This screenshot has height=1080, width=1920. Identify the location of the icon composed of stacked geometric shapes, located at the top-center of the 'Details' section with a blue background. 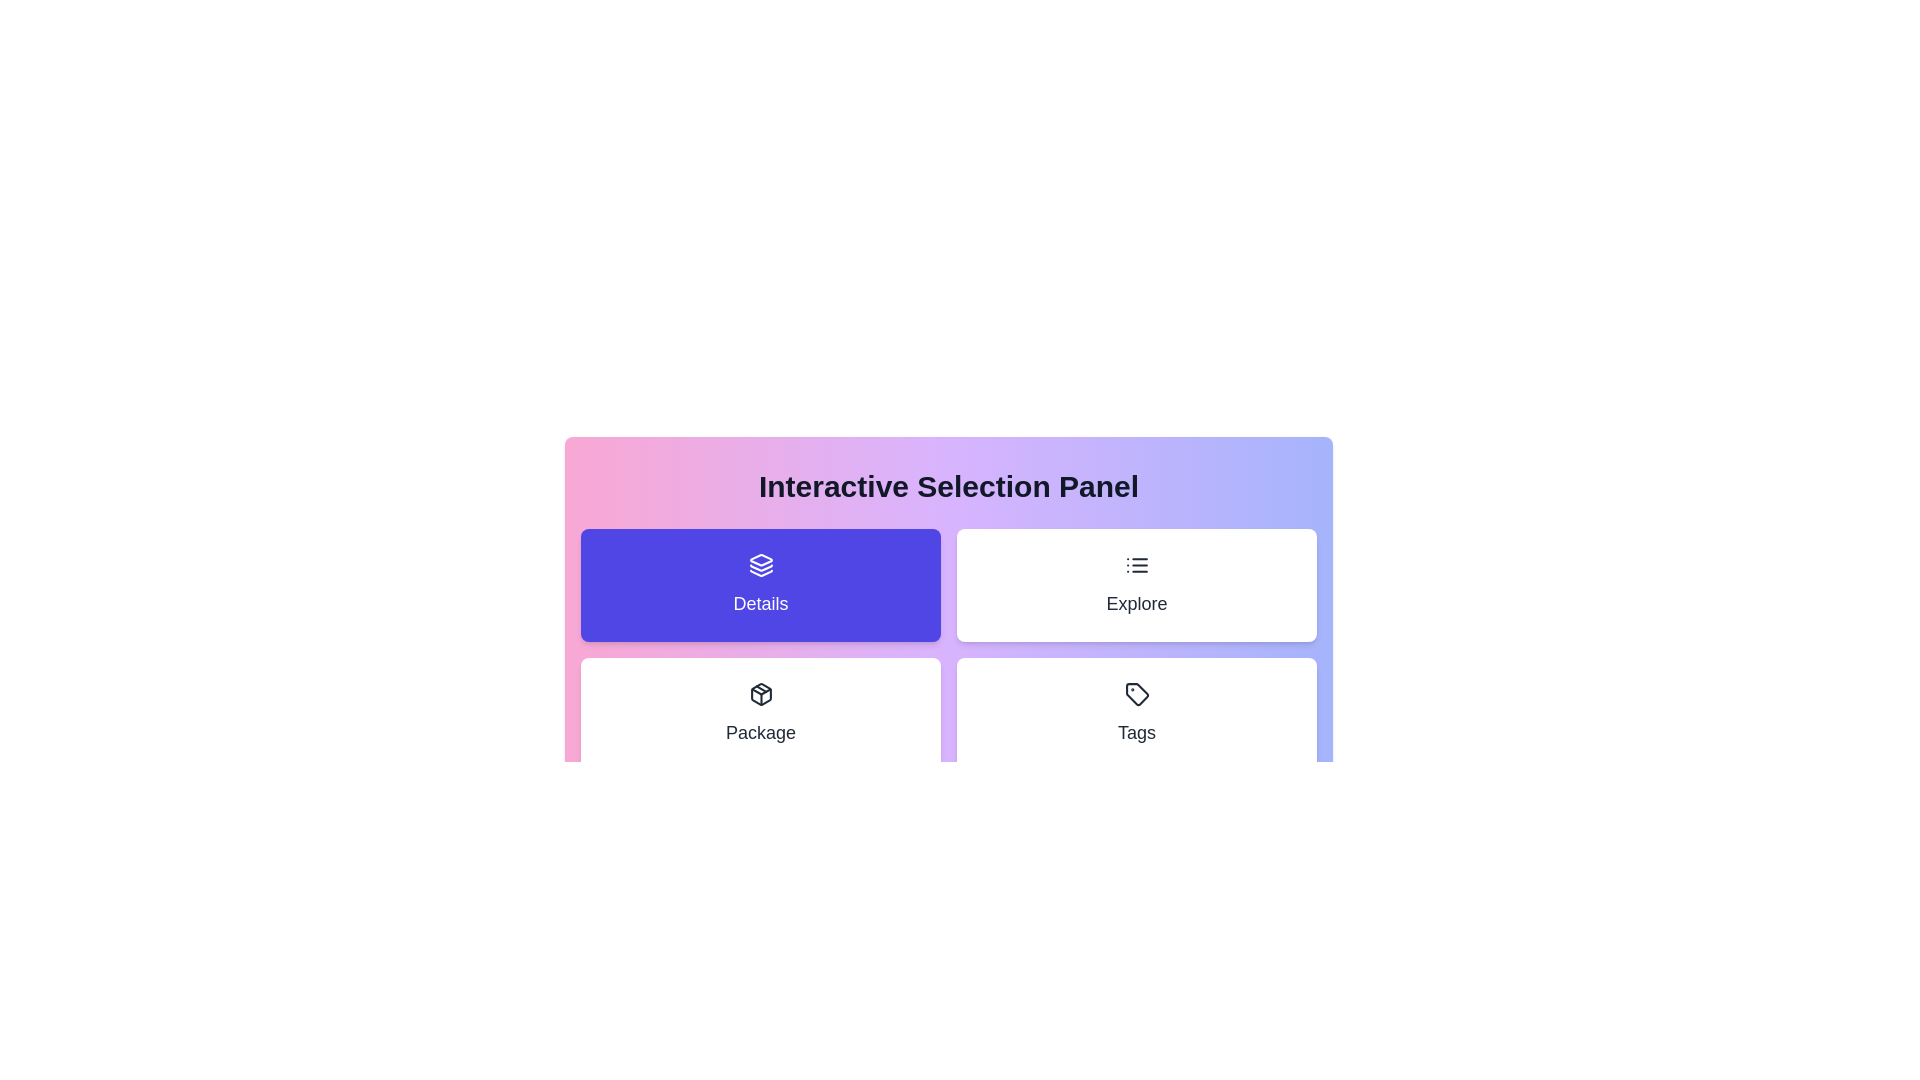
(760, 564).